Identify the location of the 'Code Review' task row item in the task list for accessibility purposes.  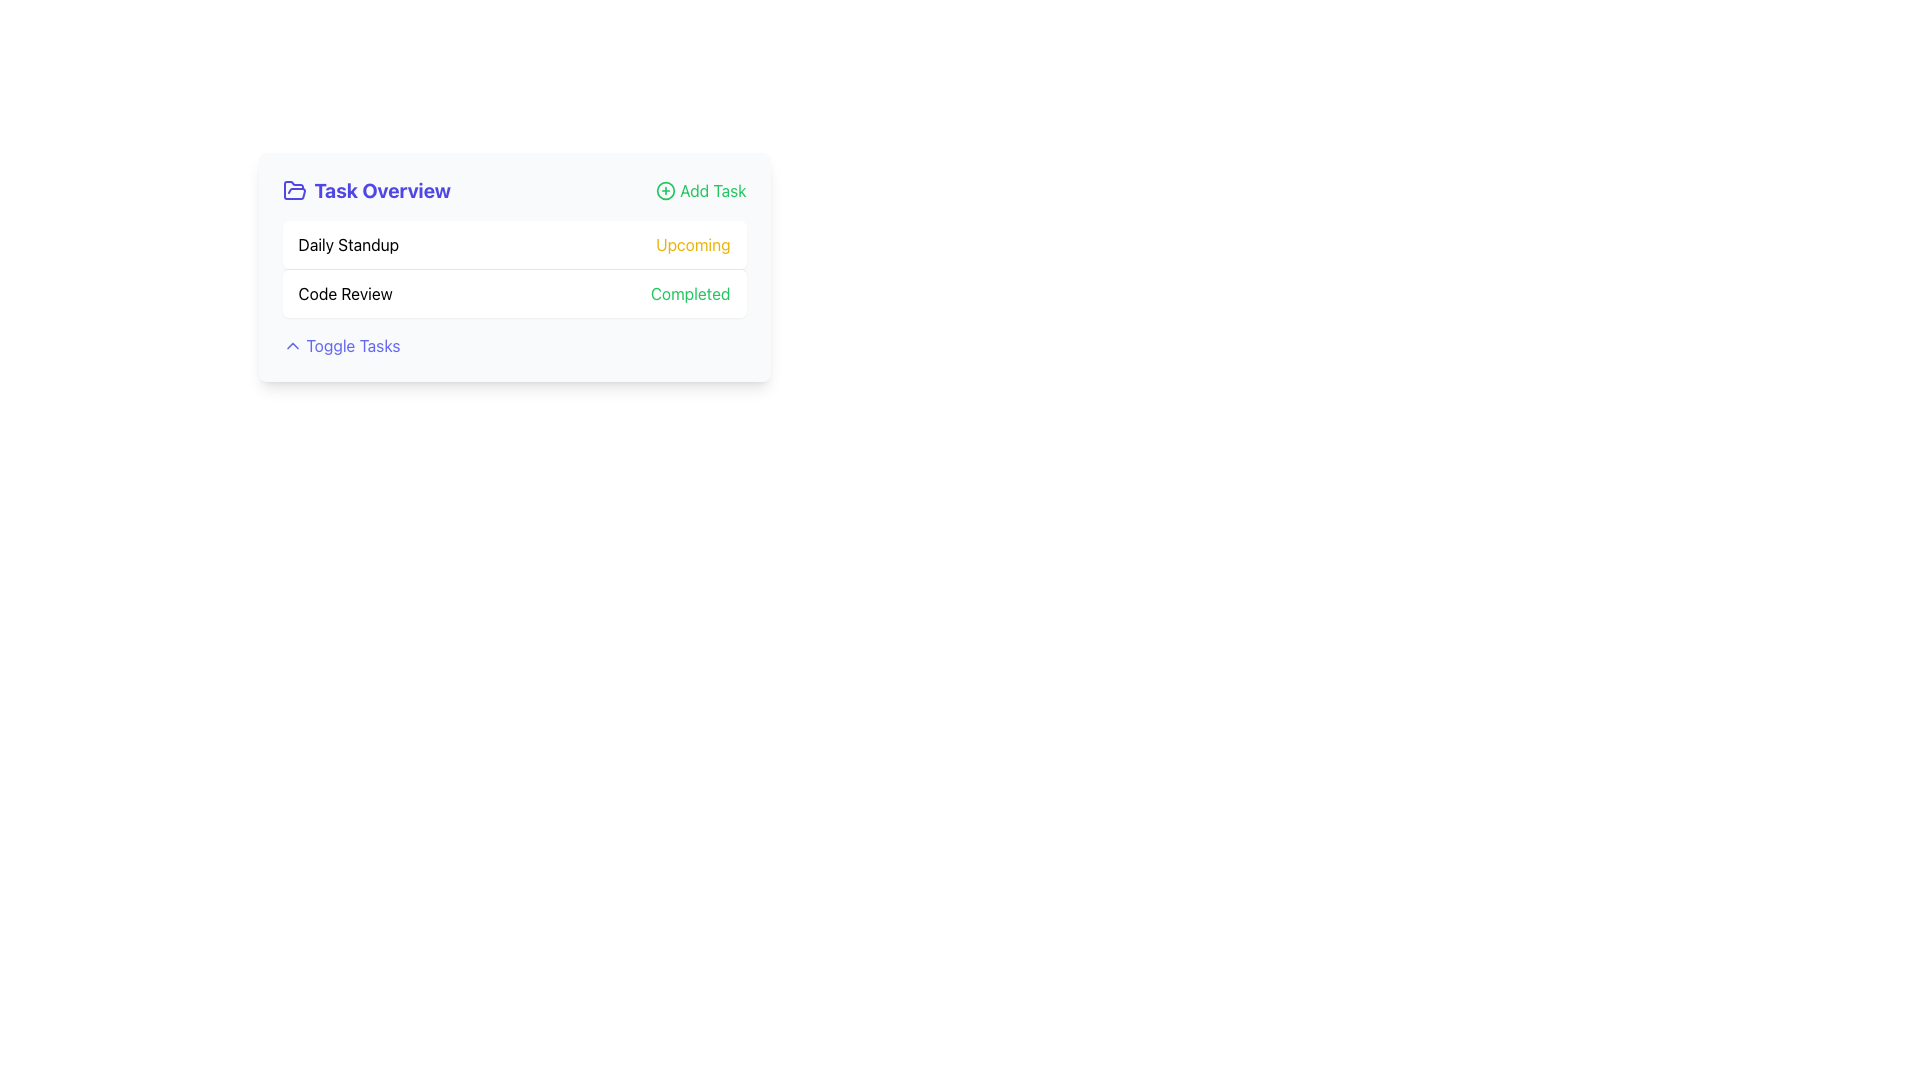
(514, 293).